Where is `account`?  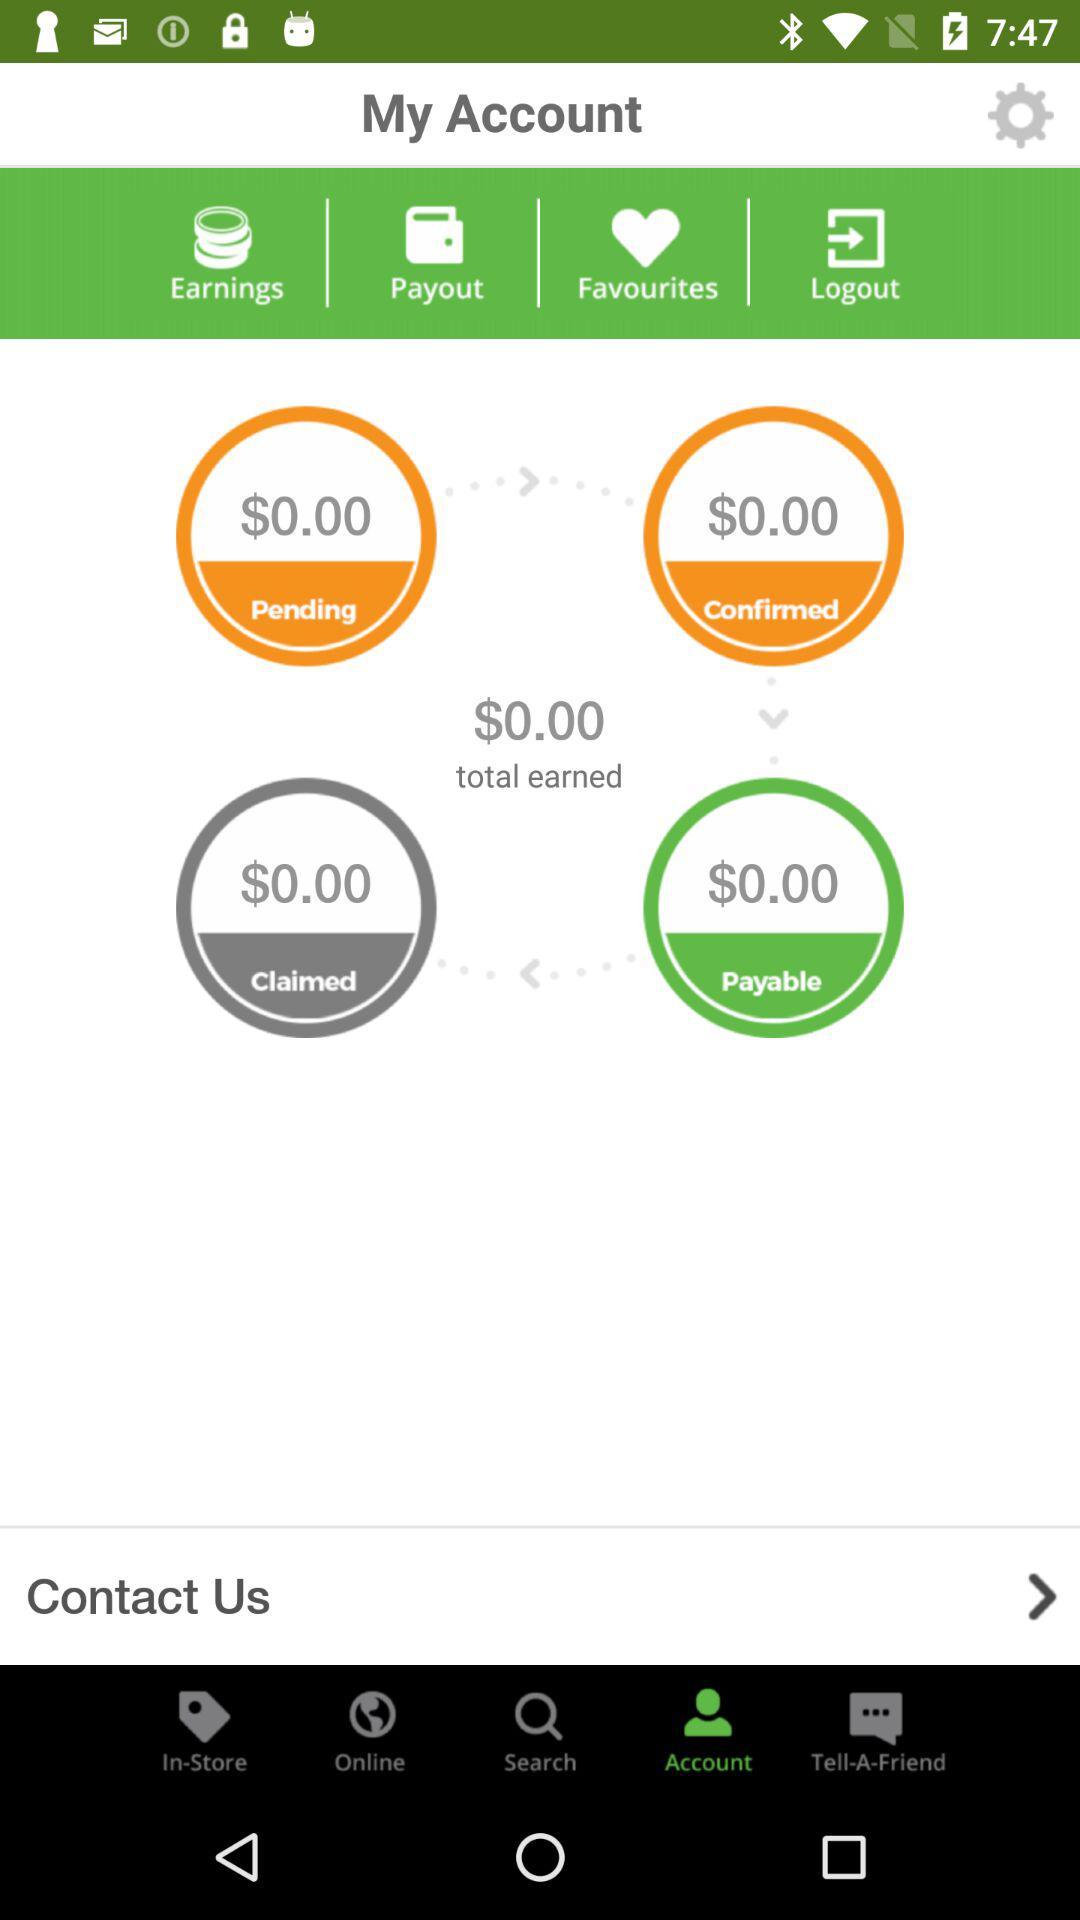 account is located at coordinates (707, 1728).